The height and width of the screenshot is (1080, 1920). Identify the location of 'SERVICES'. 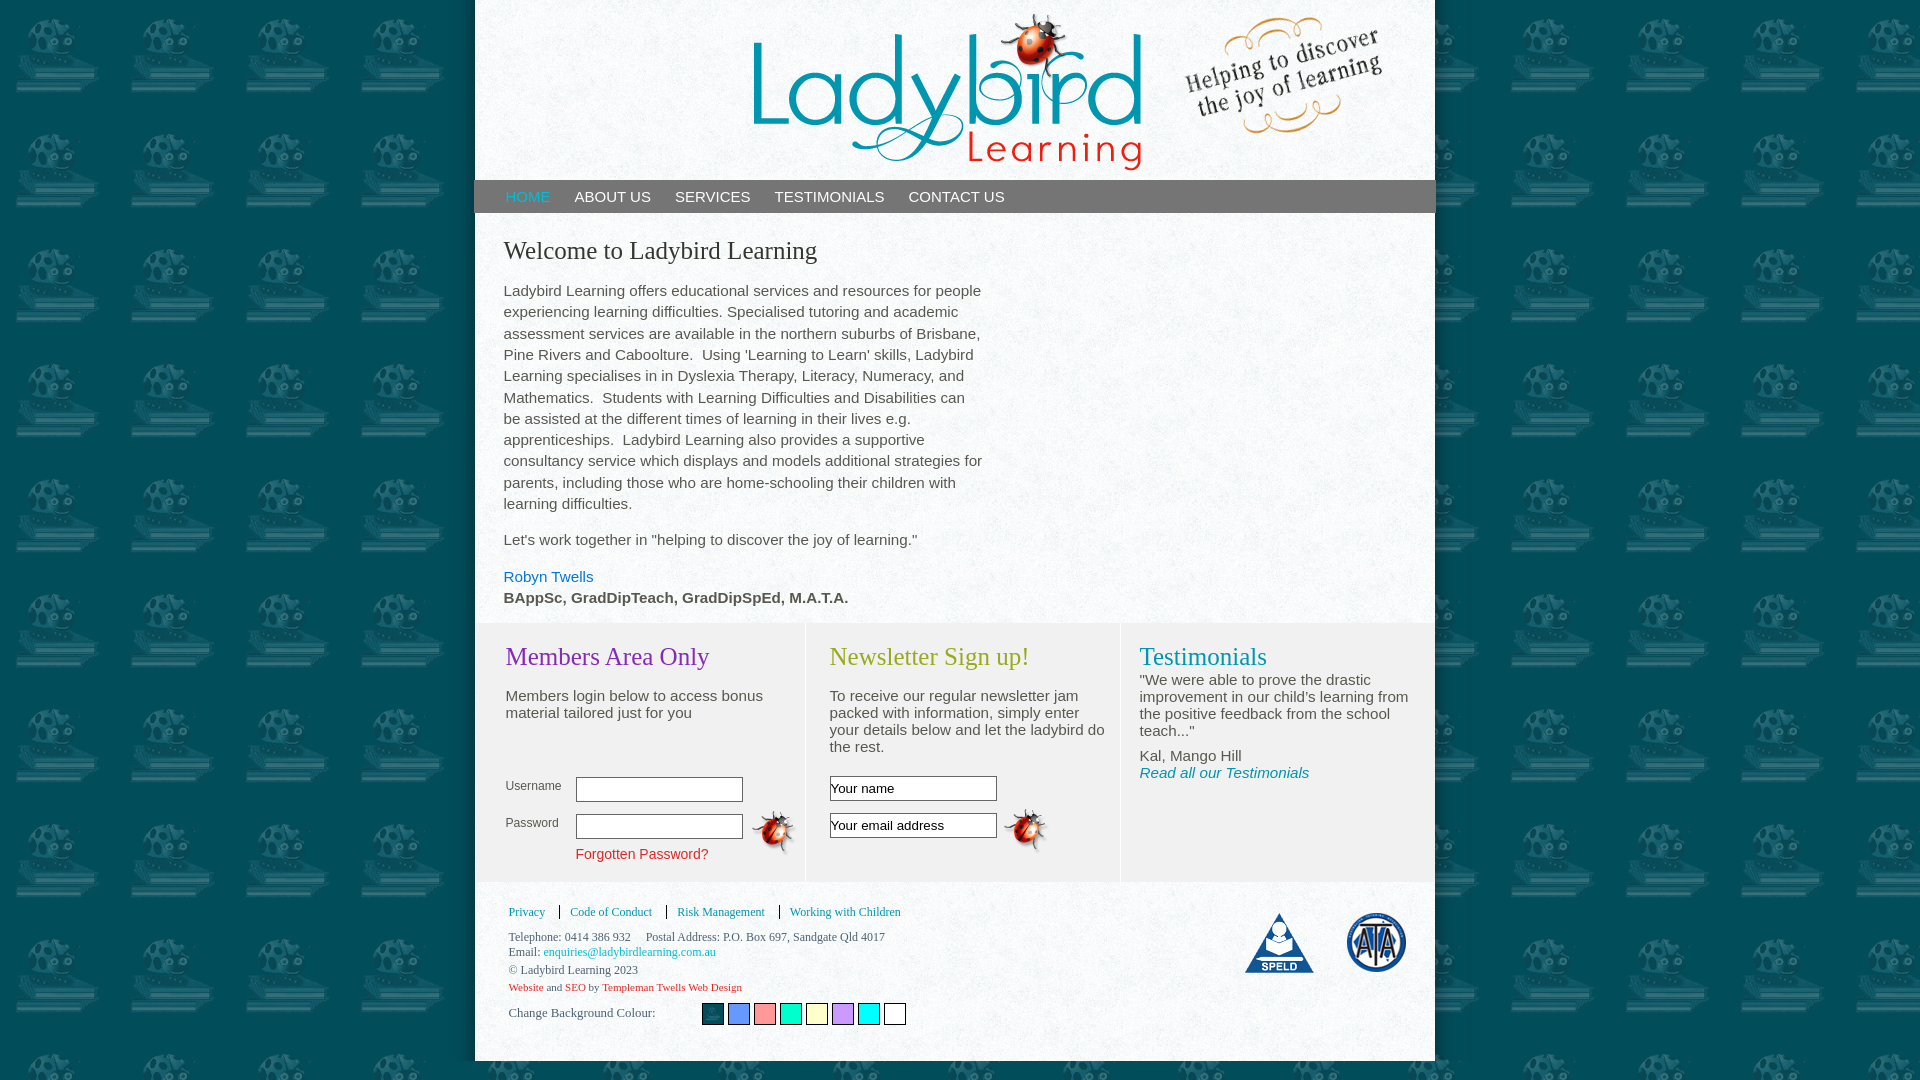
(713, 196).